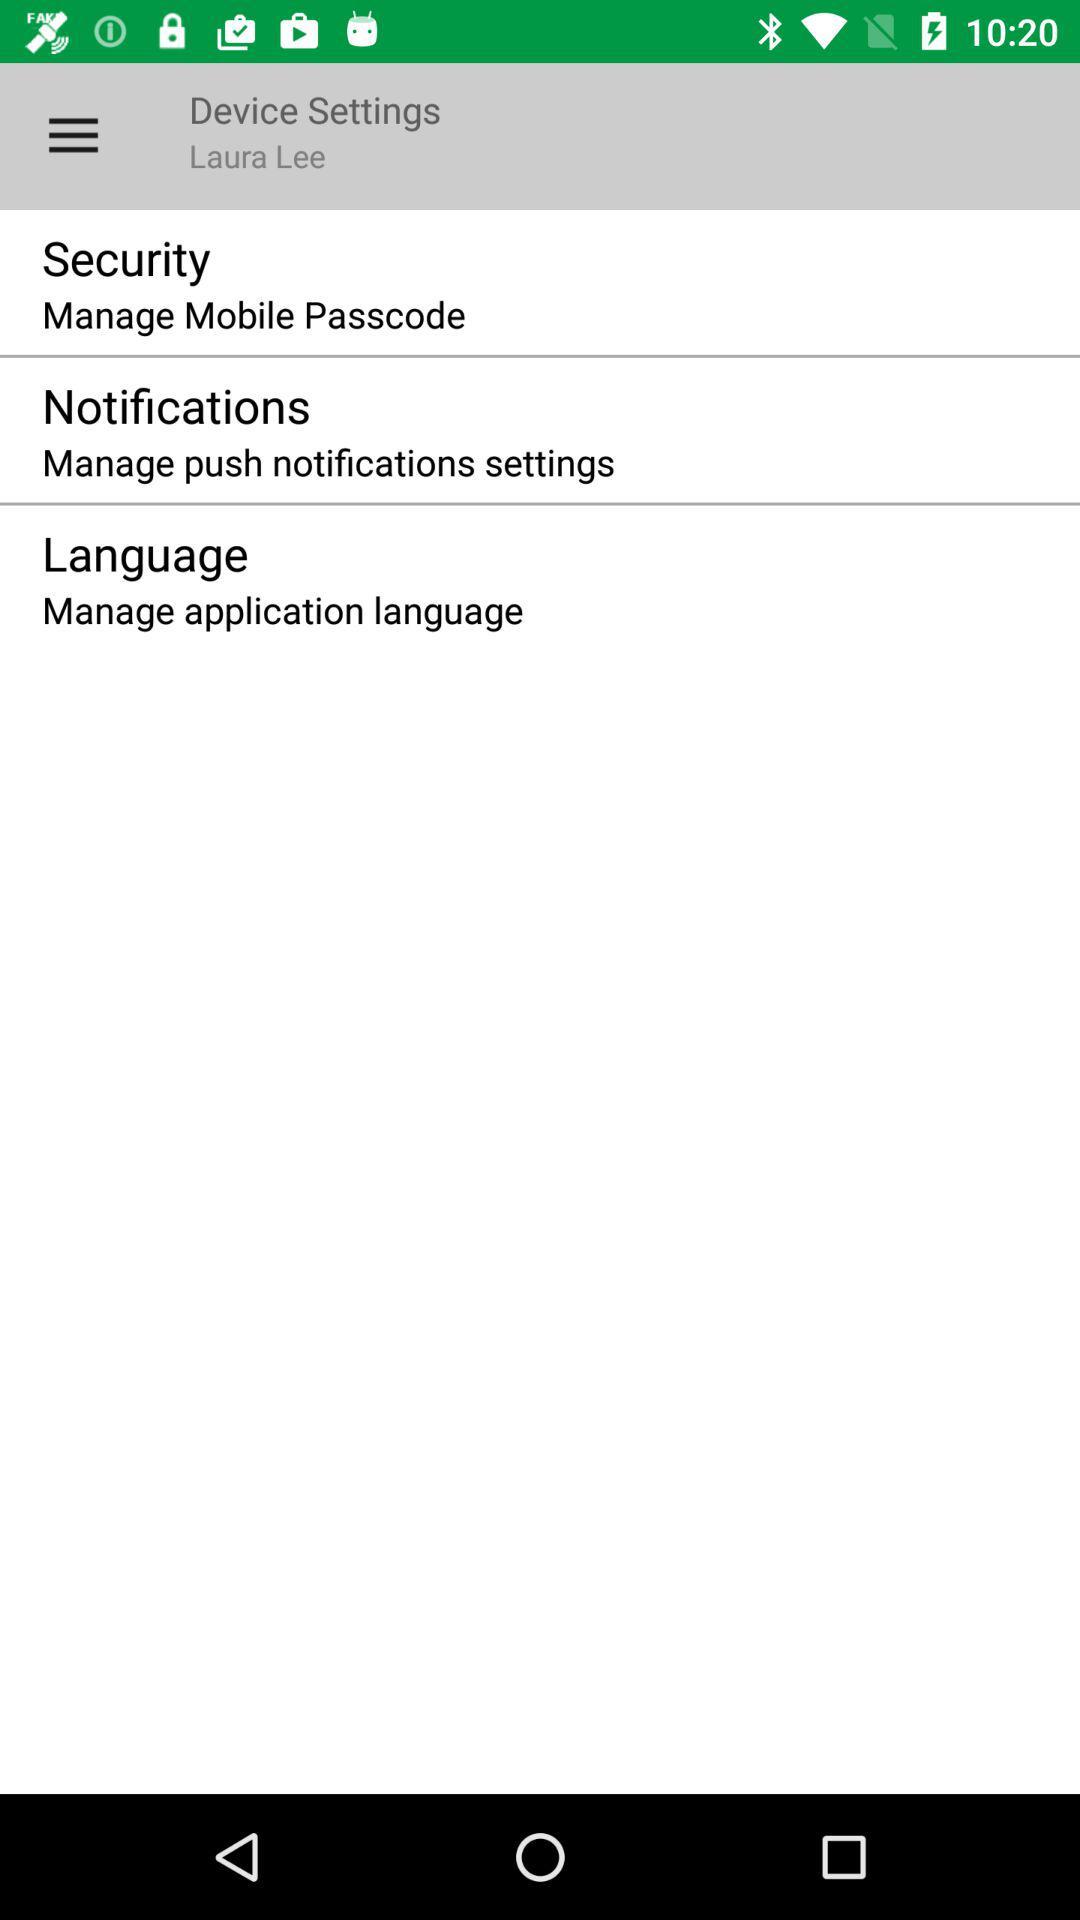  Describe the element at coordinates (72, 135) in the screenshot. I see `the icon next to device settings icon` at that location.